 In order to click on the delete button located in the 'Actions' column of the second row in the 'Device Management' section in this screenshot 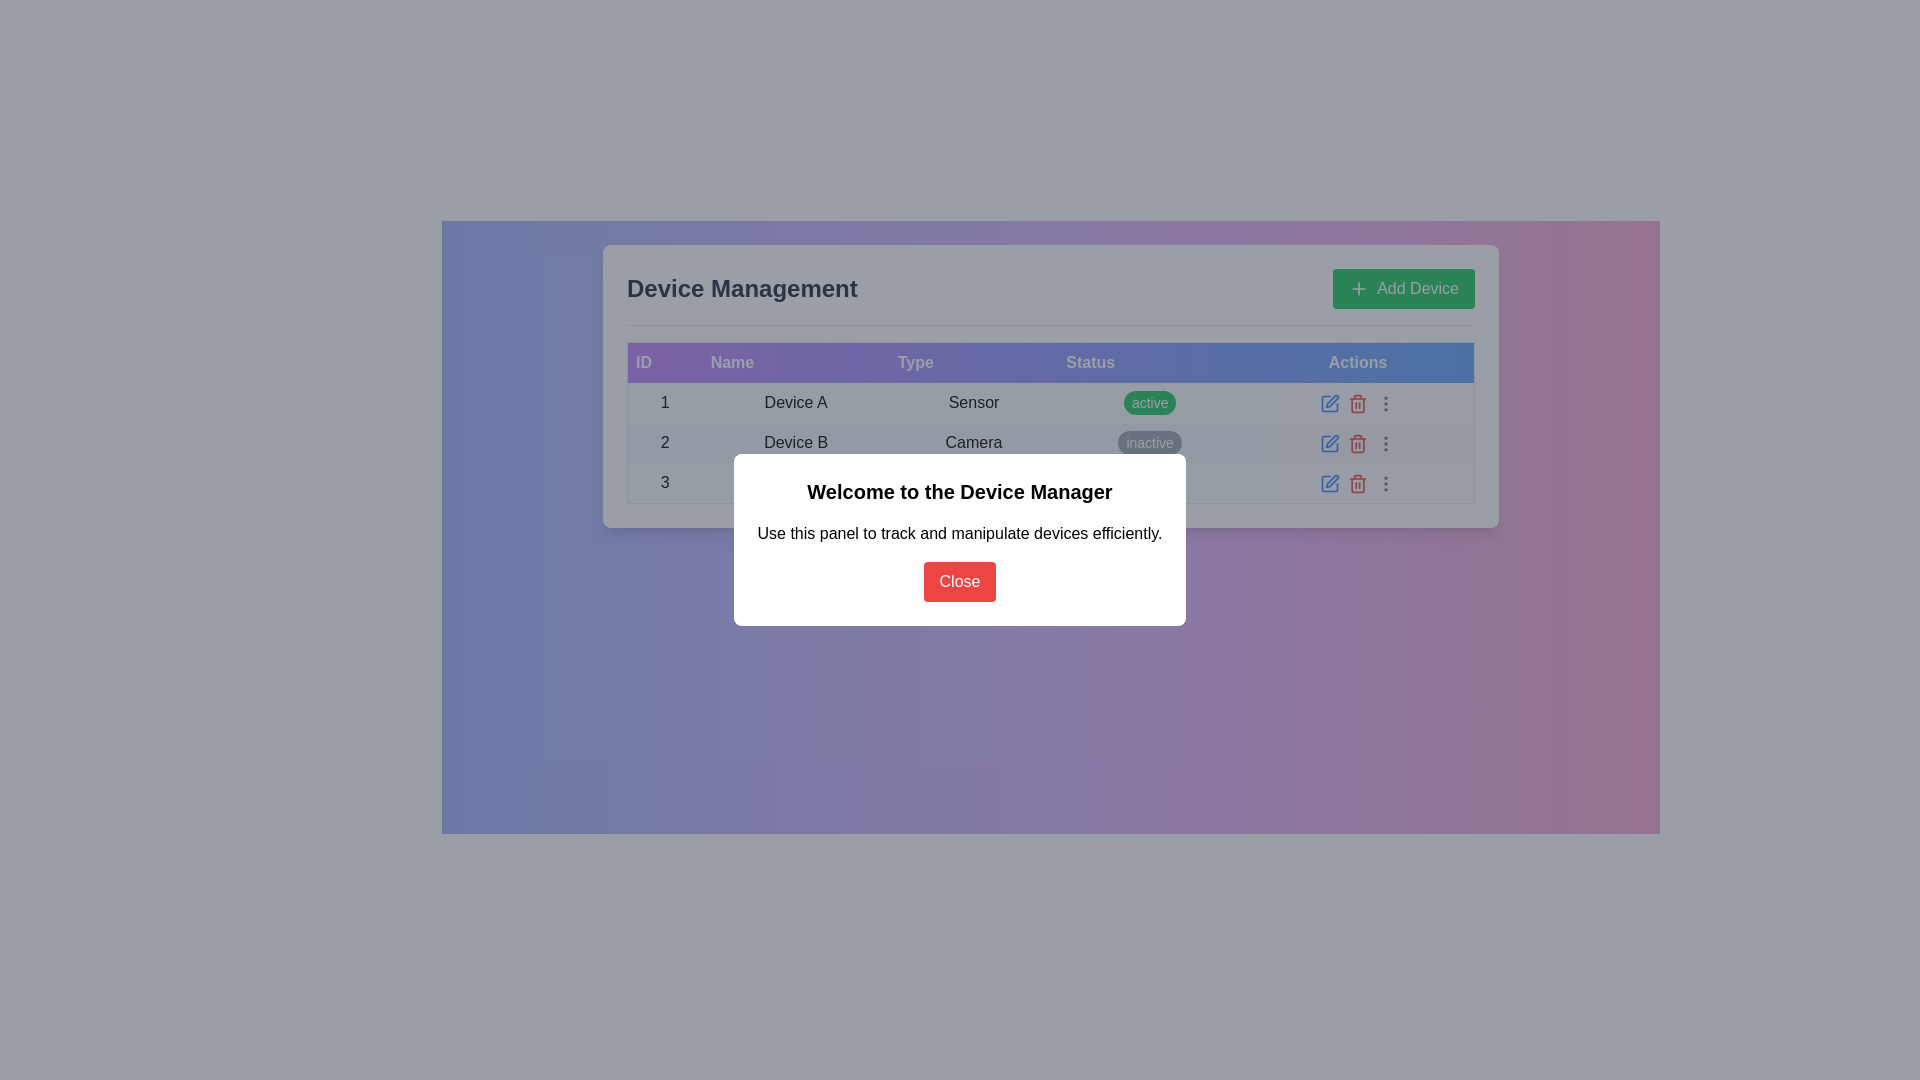, I will do `click(1358, 402)`.